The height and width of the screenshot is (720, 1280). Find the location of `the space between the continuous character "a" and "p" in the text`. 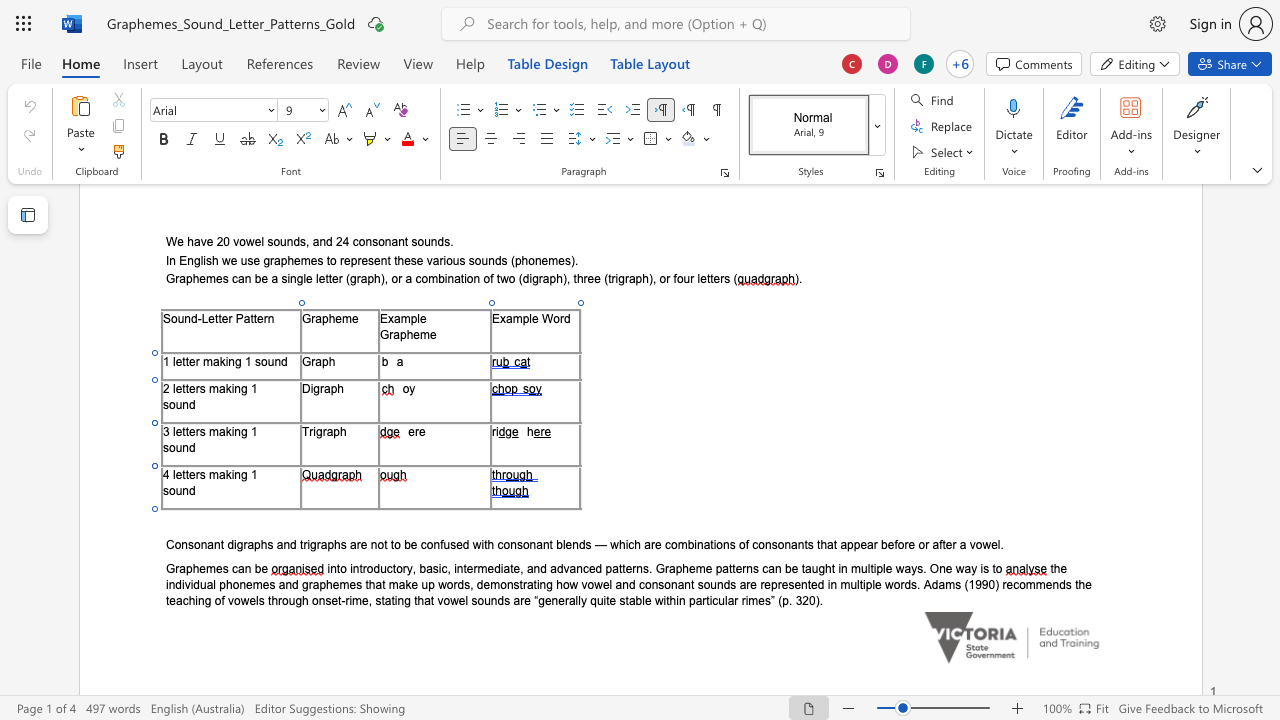

the space between the continuous character "a" and "p" in the text is located at coordinates (185, 568).